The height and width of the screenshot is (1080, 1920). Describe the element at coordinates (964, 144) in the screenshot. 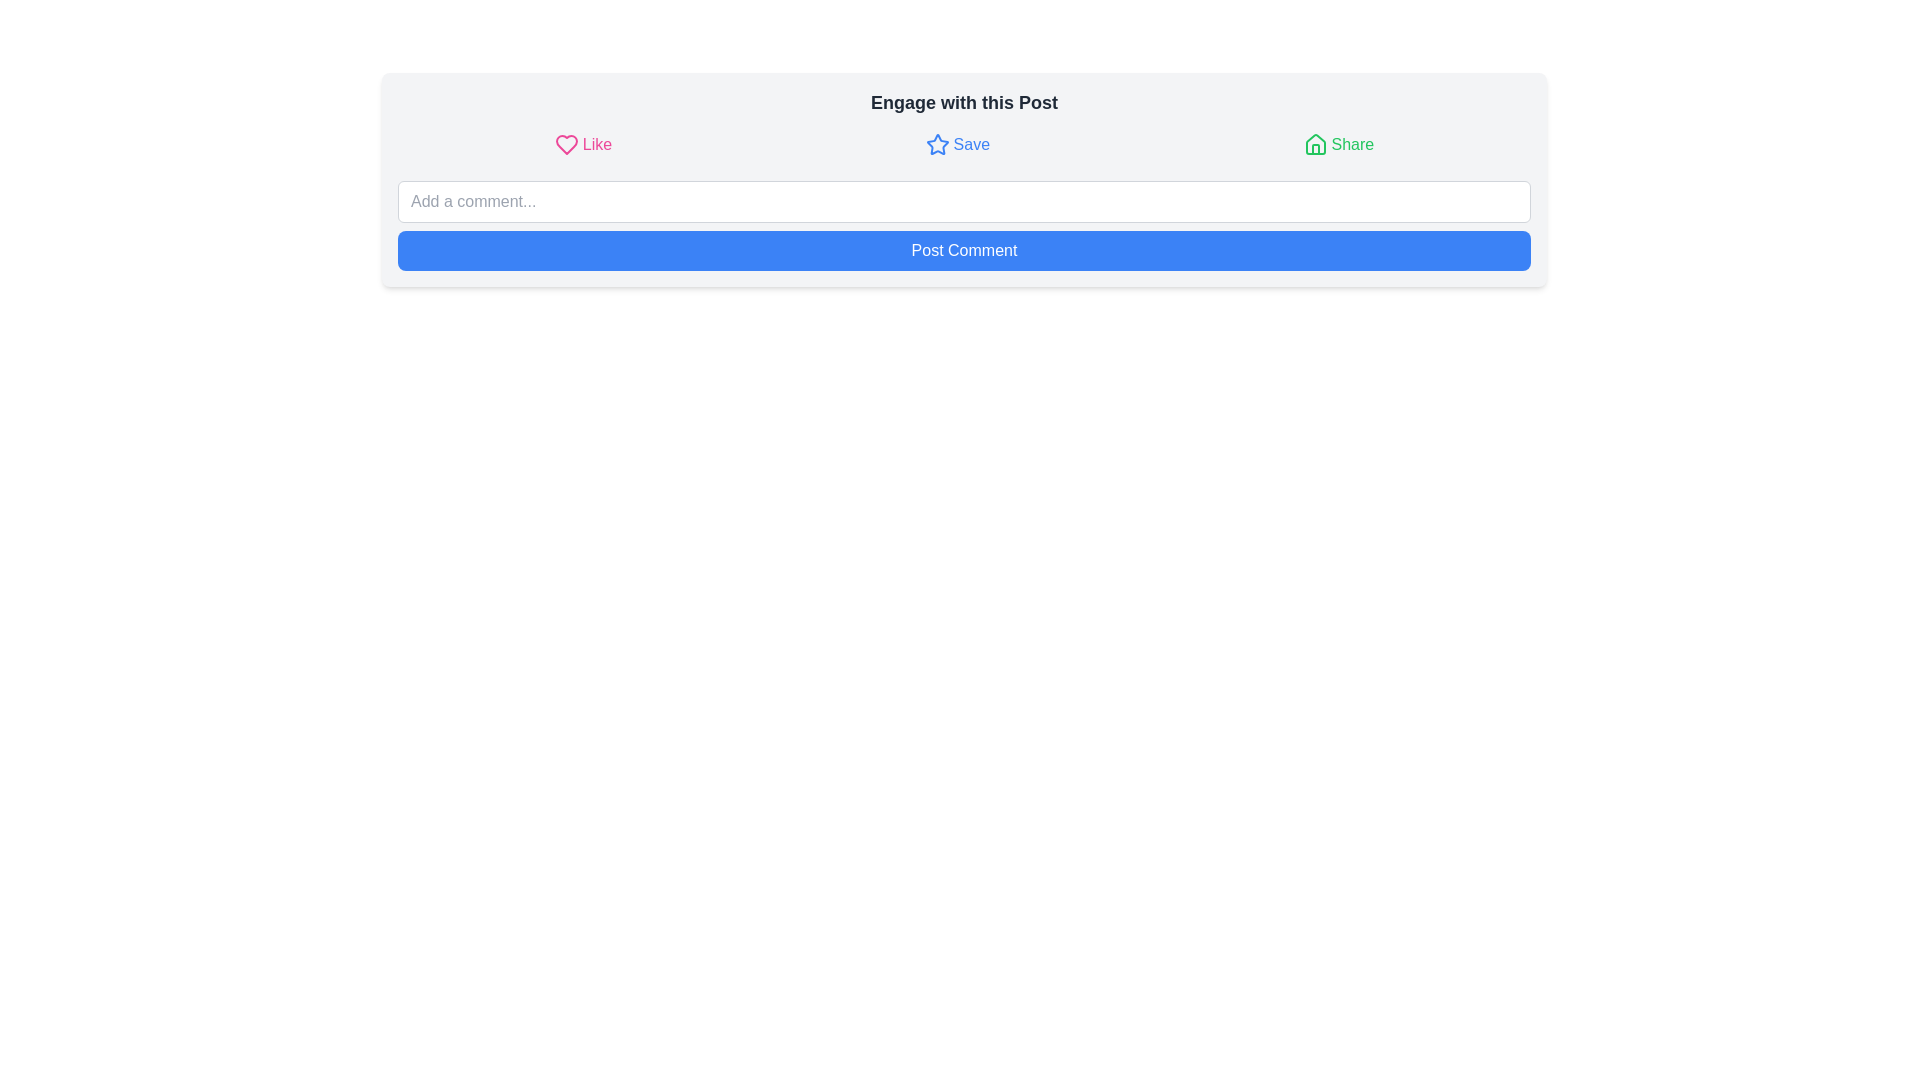

I see `the 'Share' button represented by a green house icon in the group of interactive buttons below the header 'Engage with this Post' to share the post` at that location.